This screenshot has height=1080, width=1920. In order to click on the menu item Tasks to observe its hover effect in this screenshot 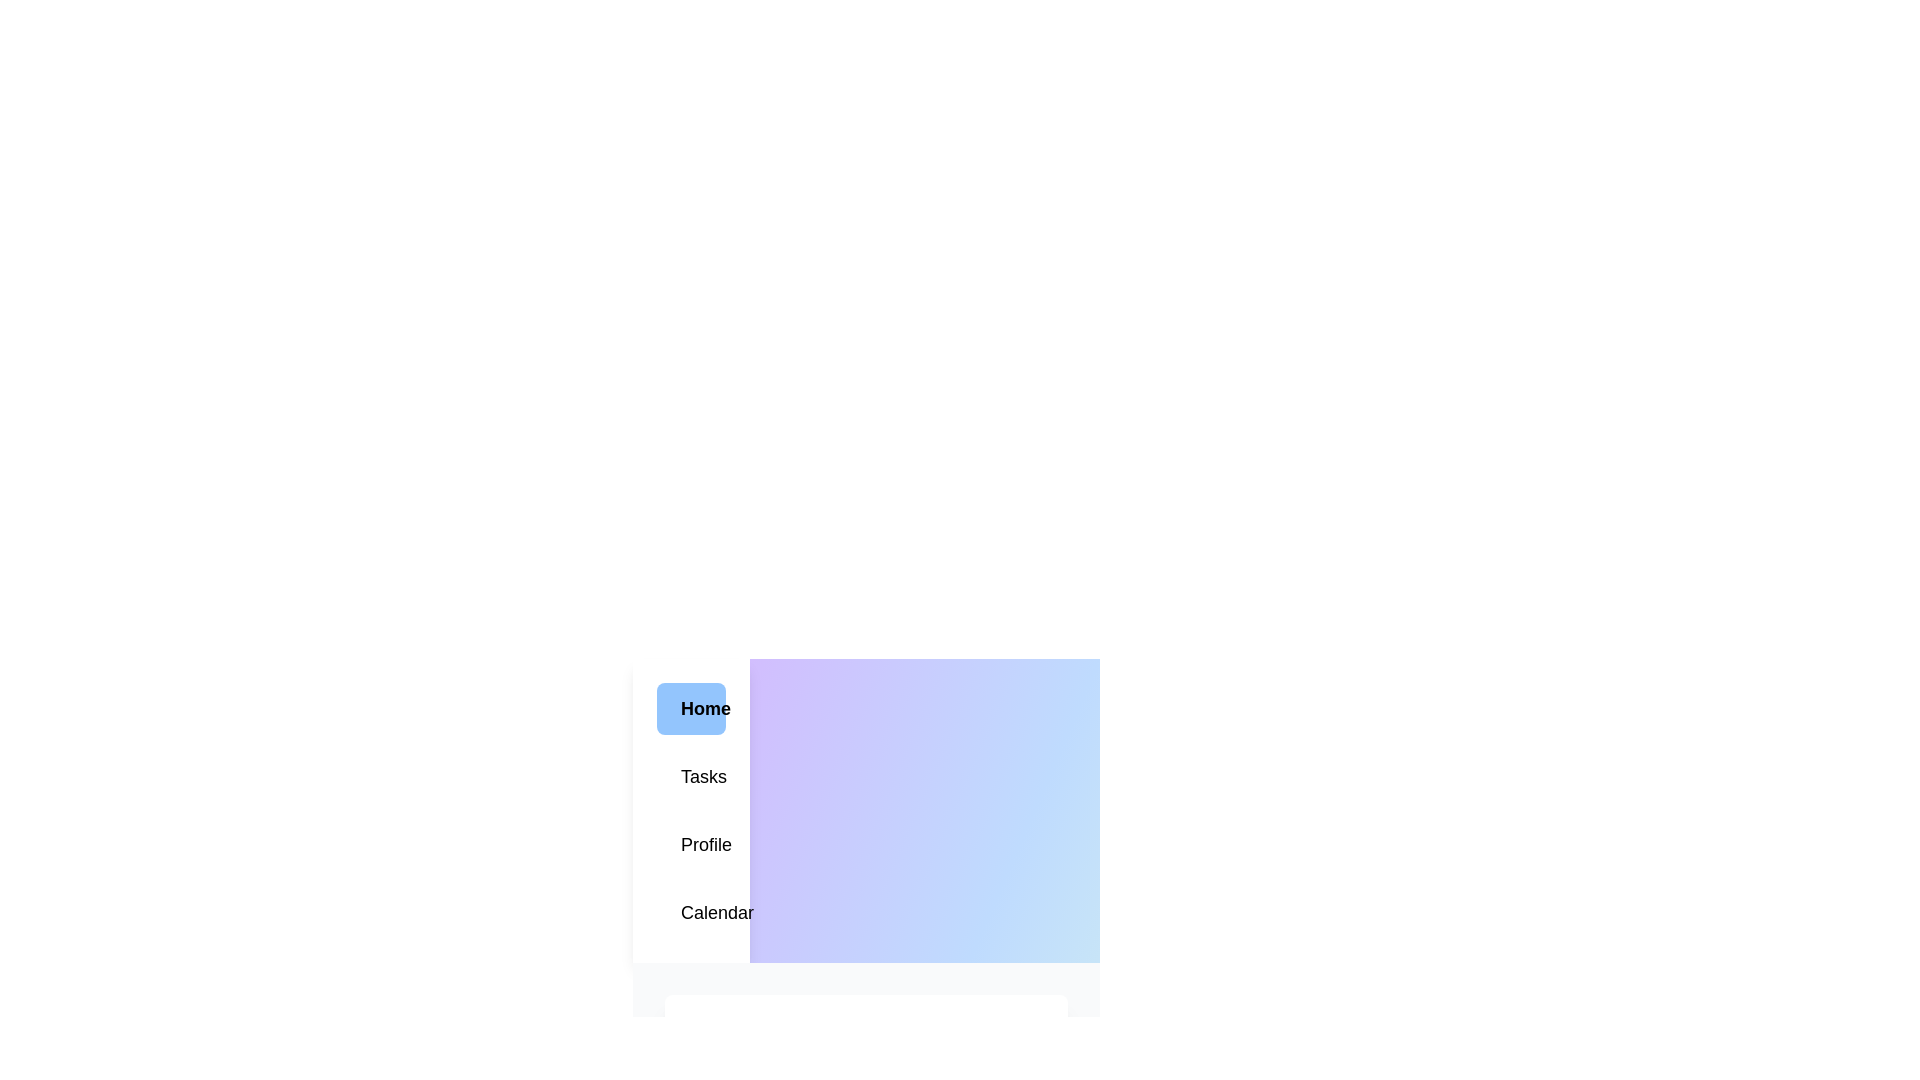, I will do `click(691, 775)`.